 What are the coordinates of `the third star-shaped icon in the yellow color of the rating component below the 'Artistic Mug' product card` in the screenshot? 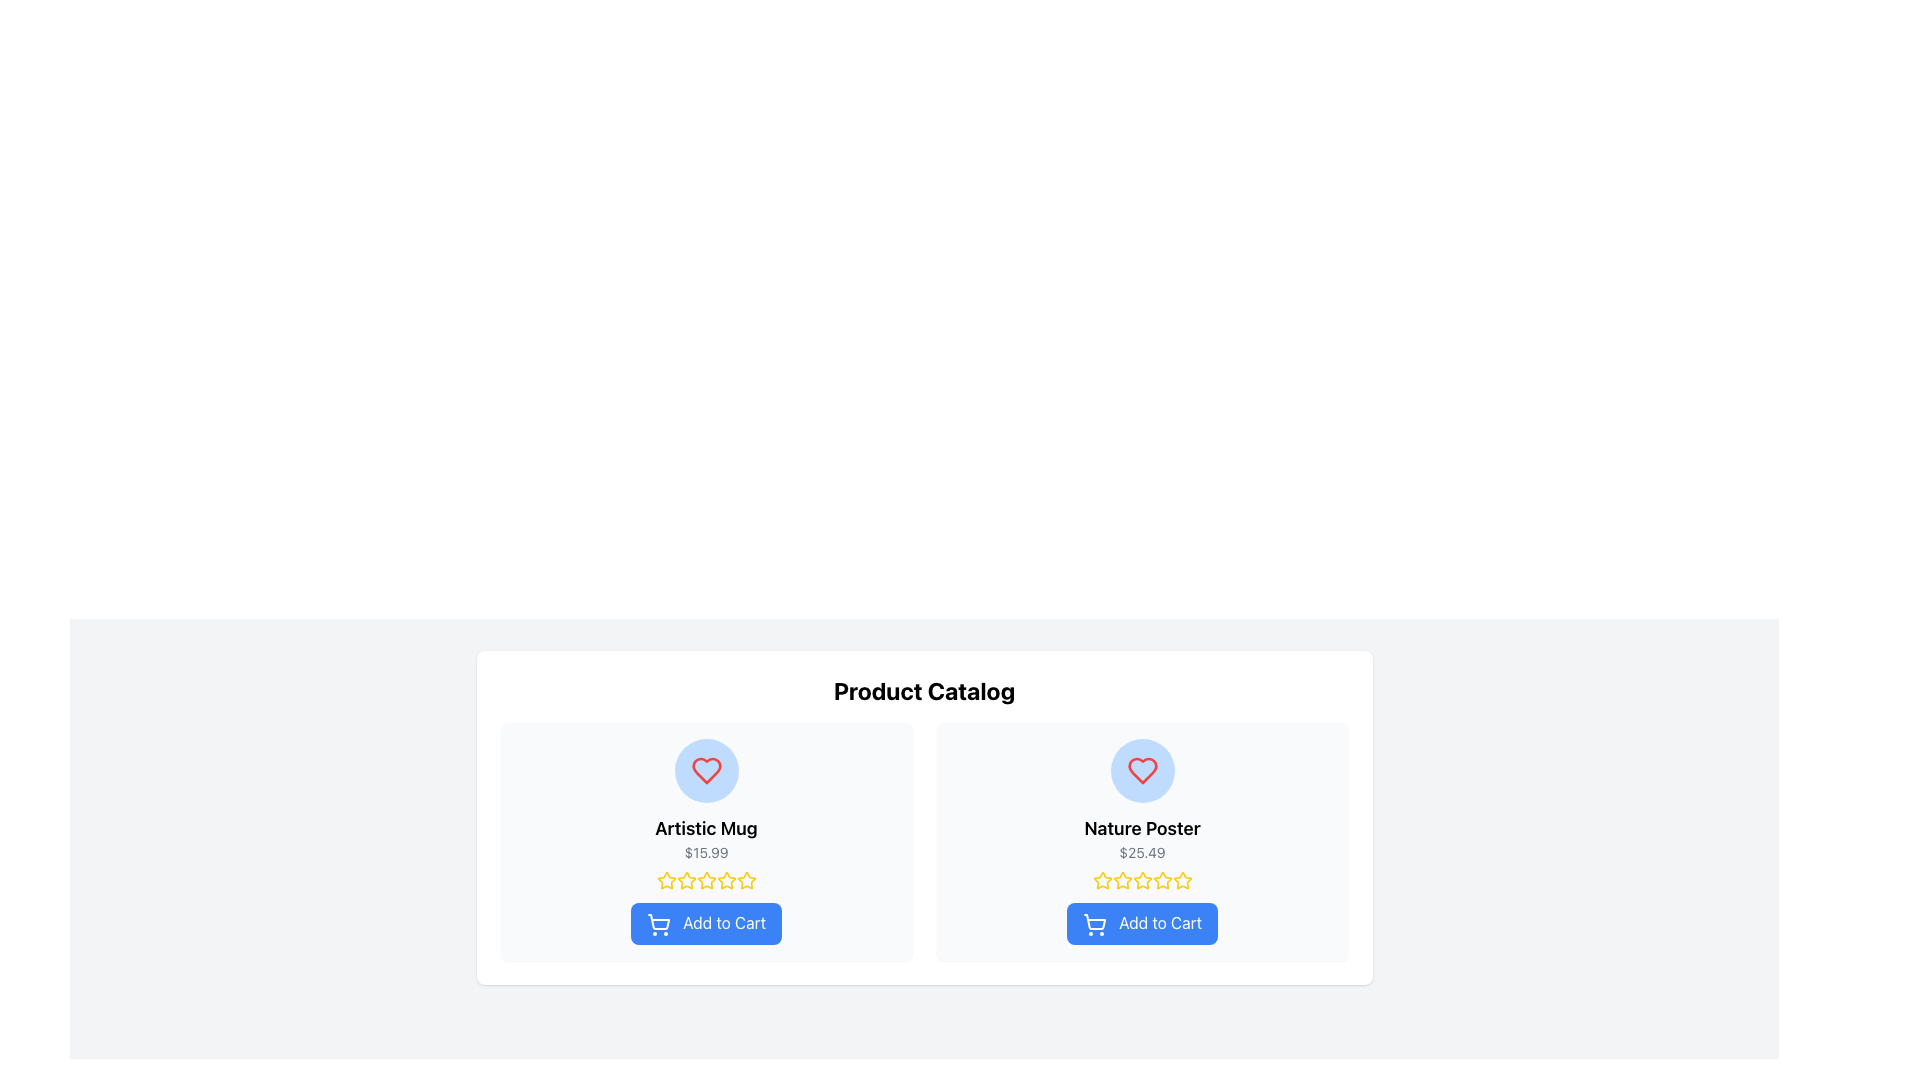 It's located at (725, 879).